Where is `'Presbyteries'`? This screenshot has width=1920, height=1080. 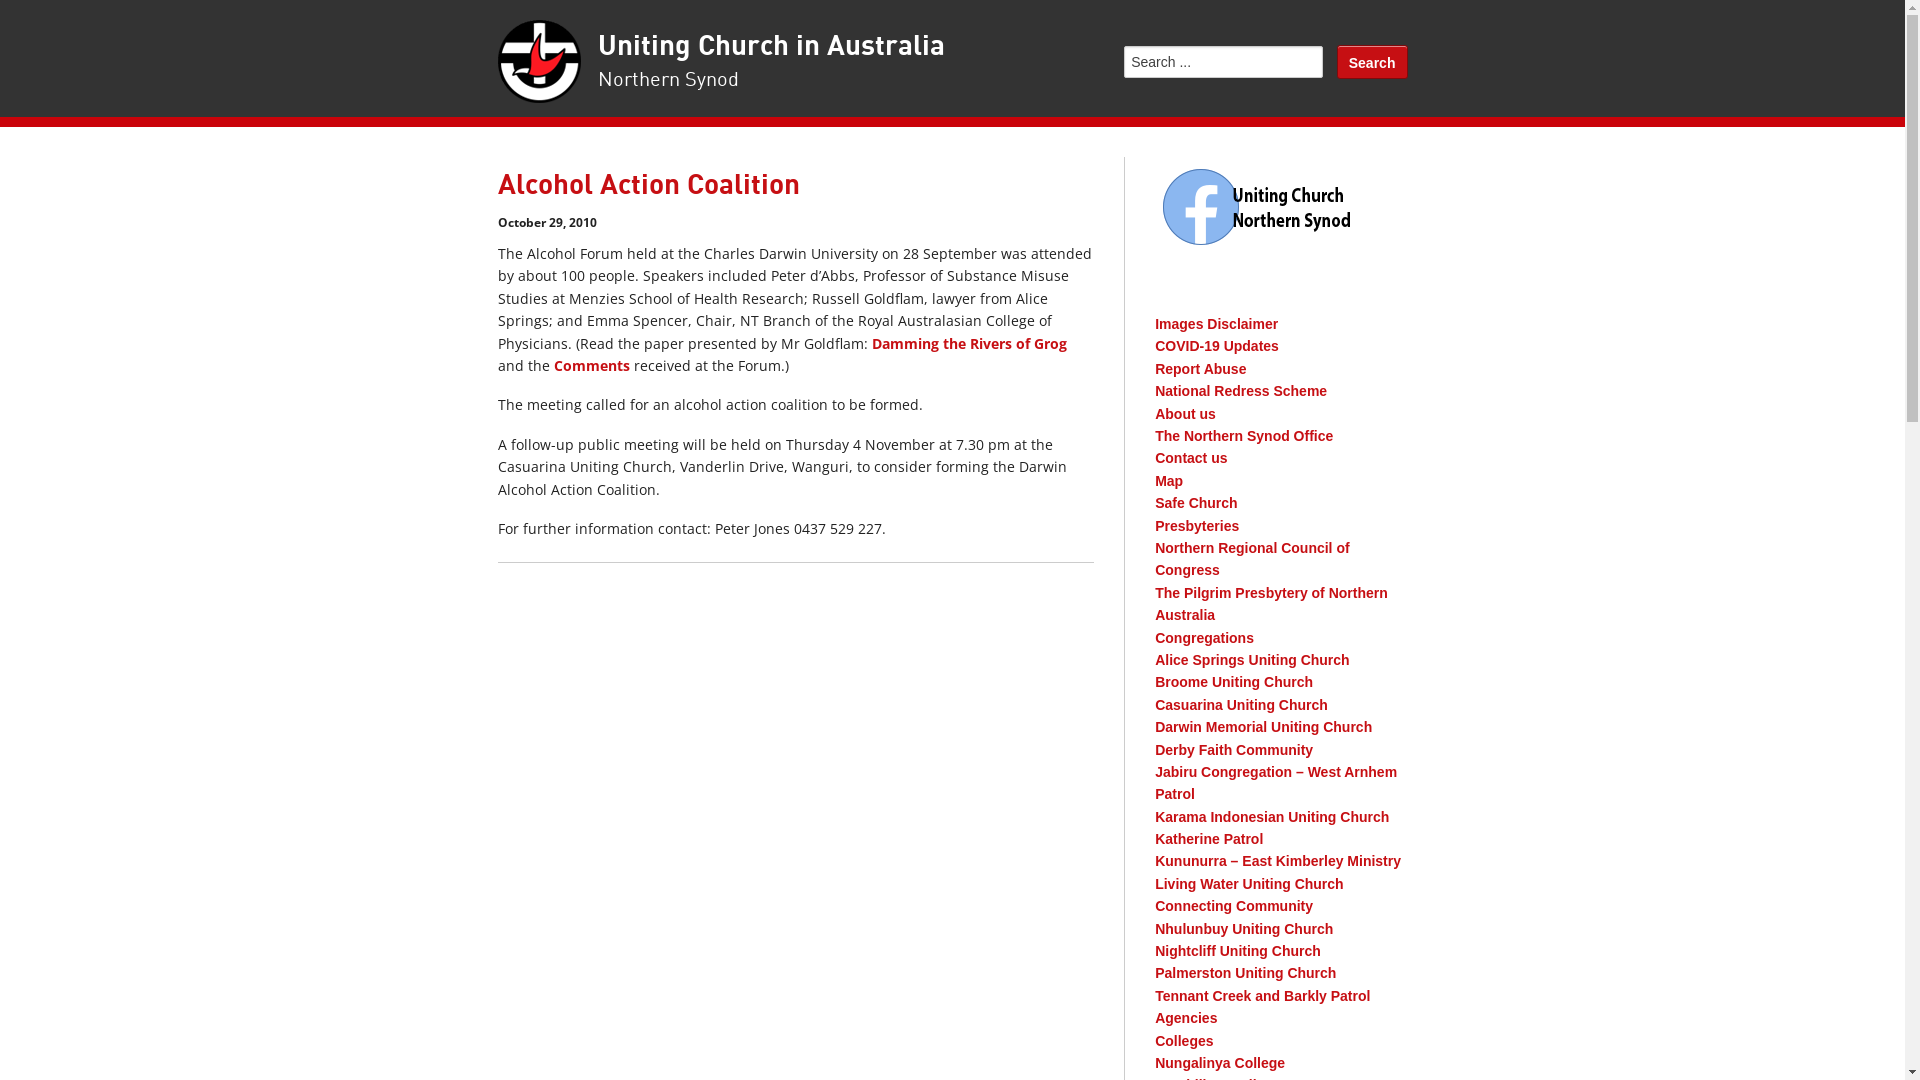
'Presbyteries' is located at coordinates (1196, 524).